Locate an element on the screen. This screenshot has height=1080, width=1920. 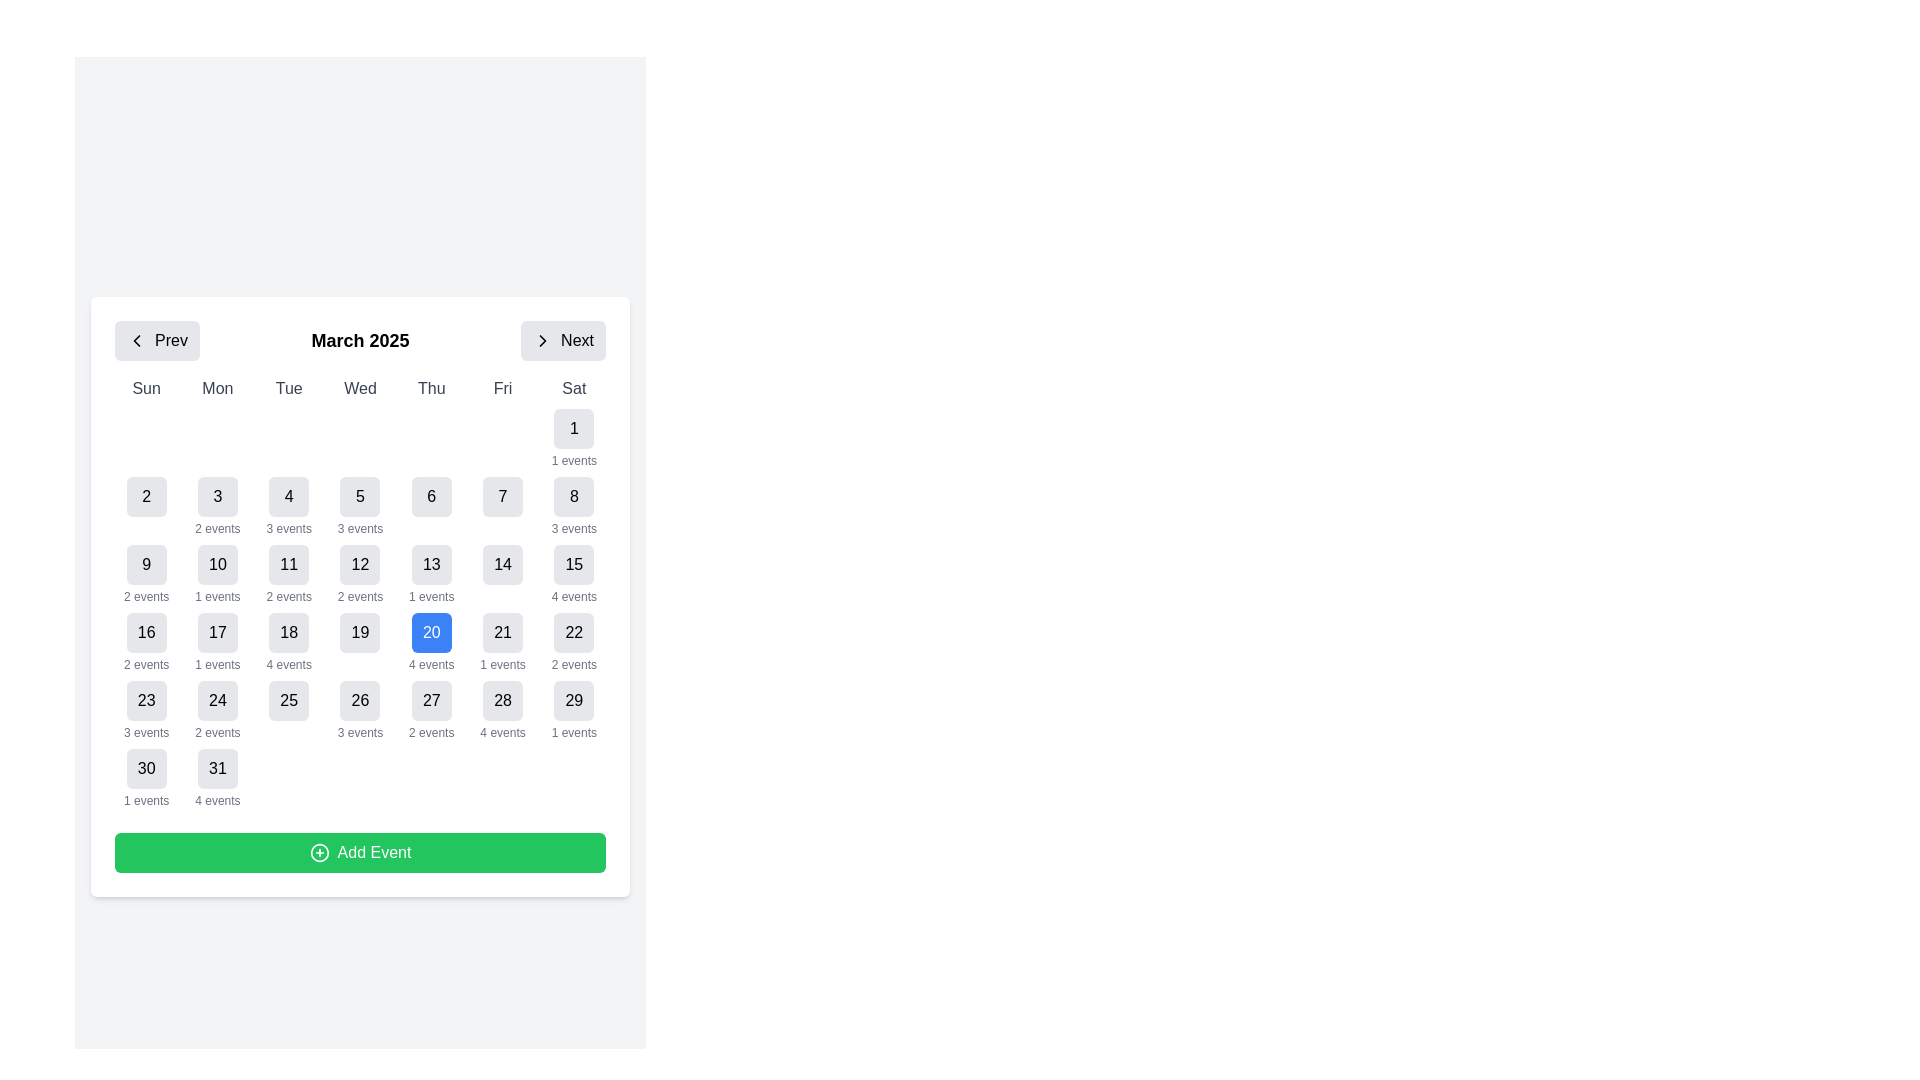
the Calendar Day Cell representing the 6th day of the month is located at coordinates (430, 505).